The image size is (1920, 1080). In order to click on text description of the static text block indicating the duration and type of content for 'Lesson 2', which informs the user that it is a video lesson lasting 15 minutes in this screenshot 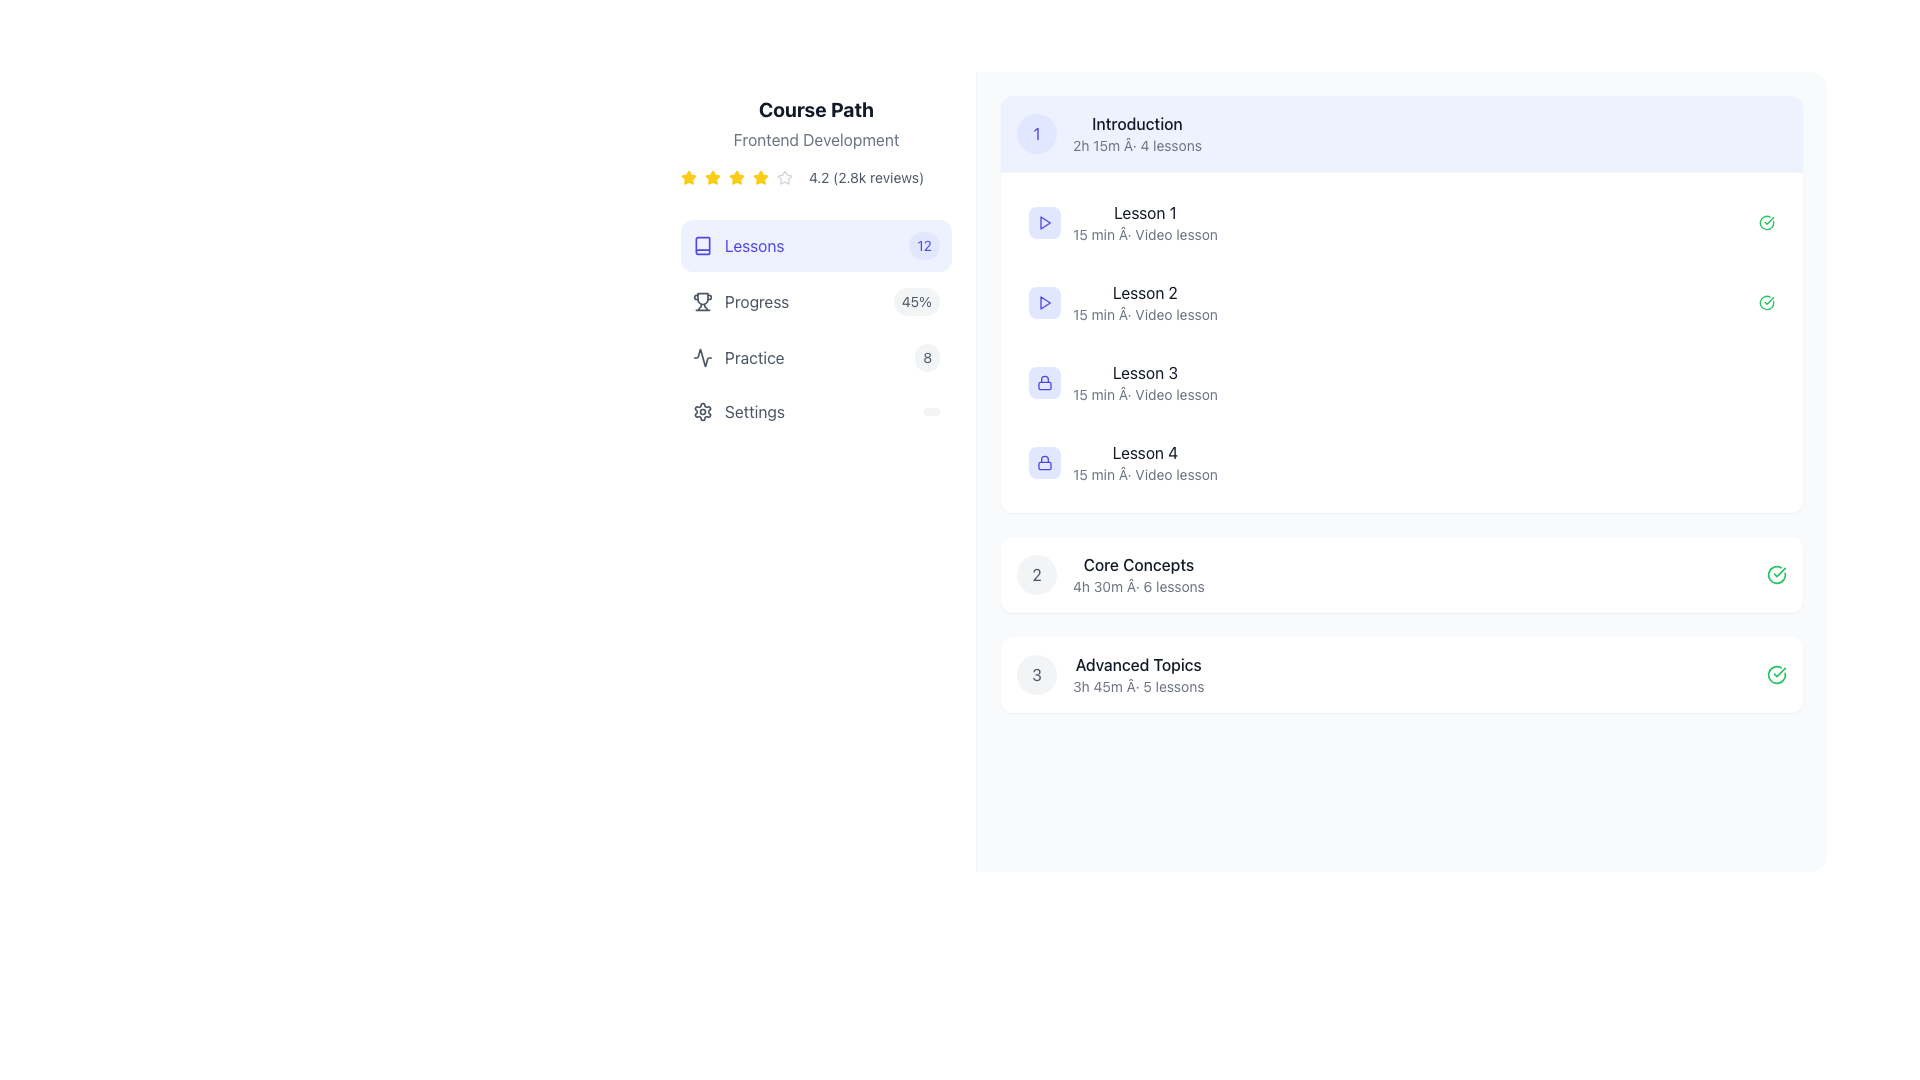, I will do `click(1145, 315)`.